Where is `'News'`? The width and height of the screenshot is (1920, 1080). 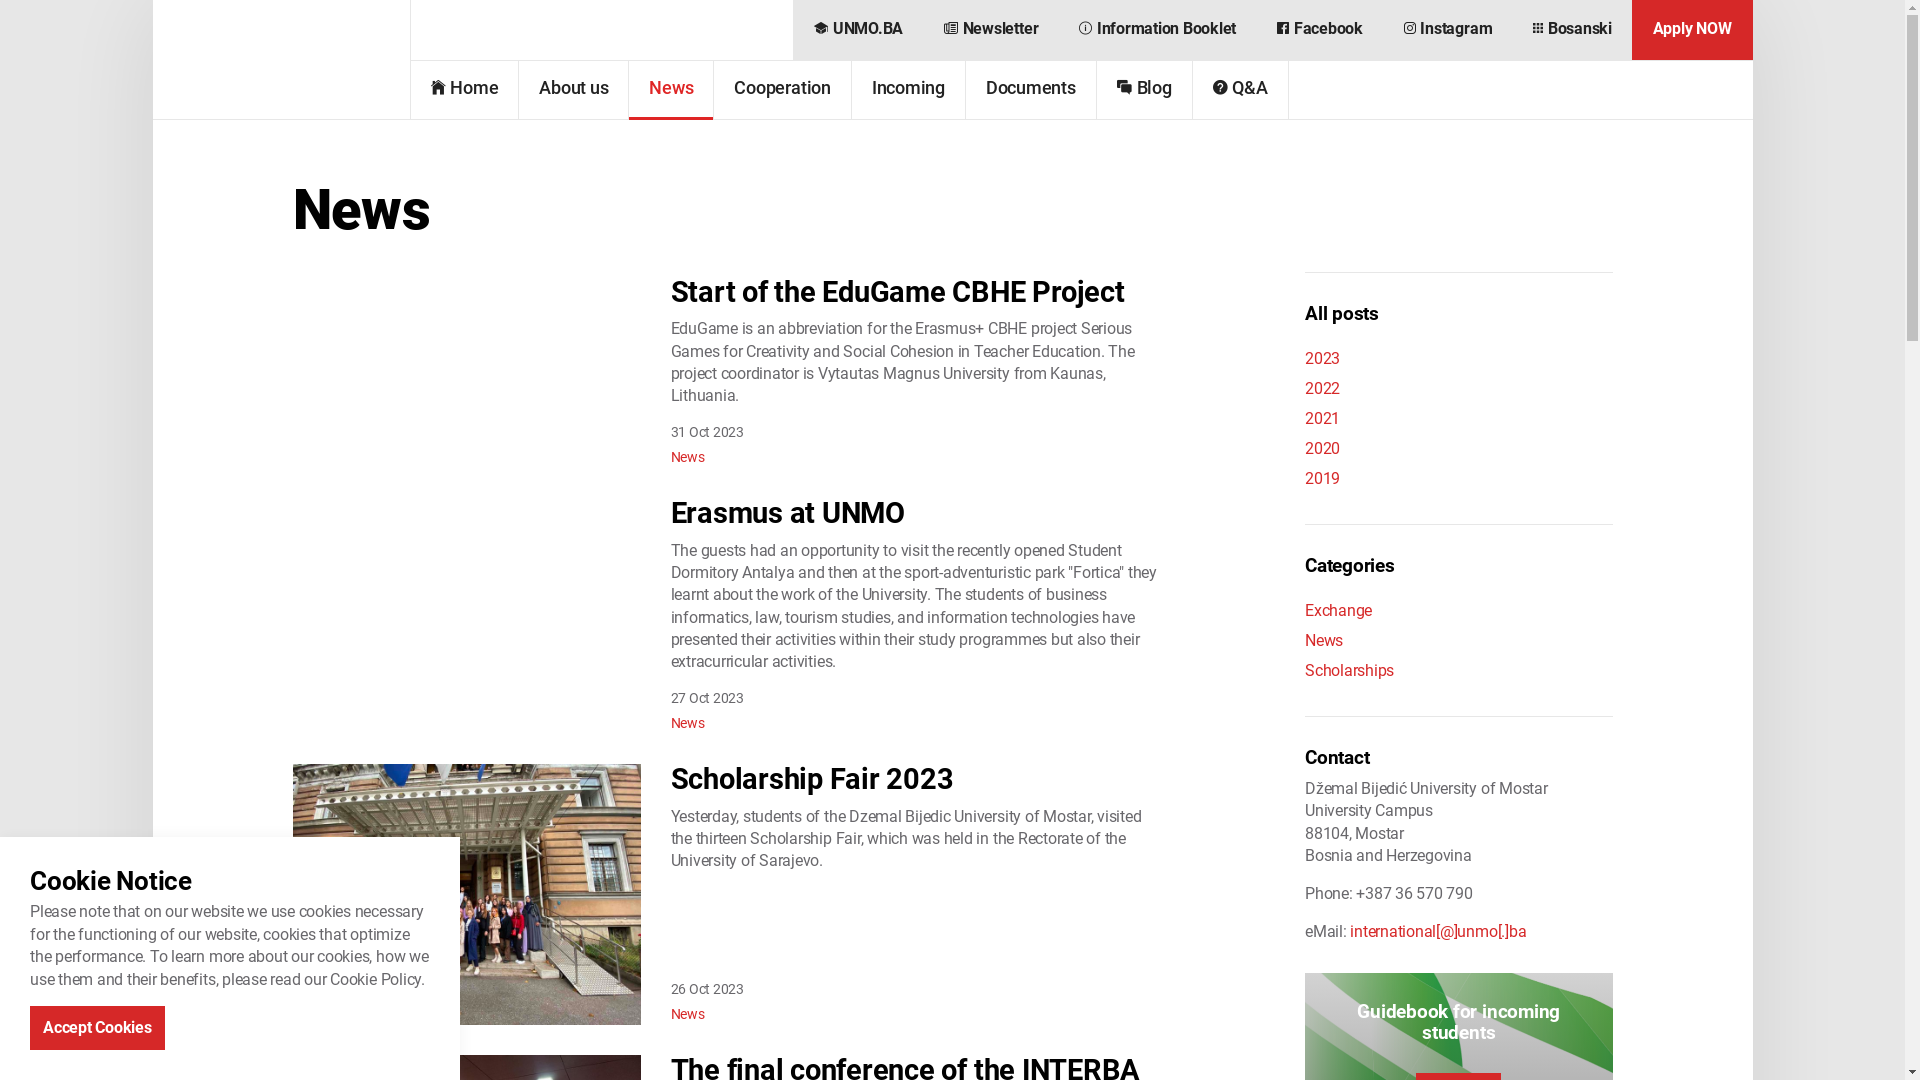
'News' is located at coordinates (671, 88).